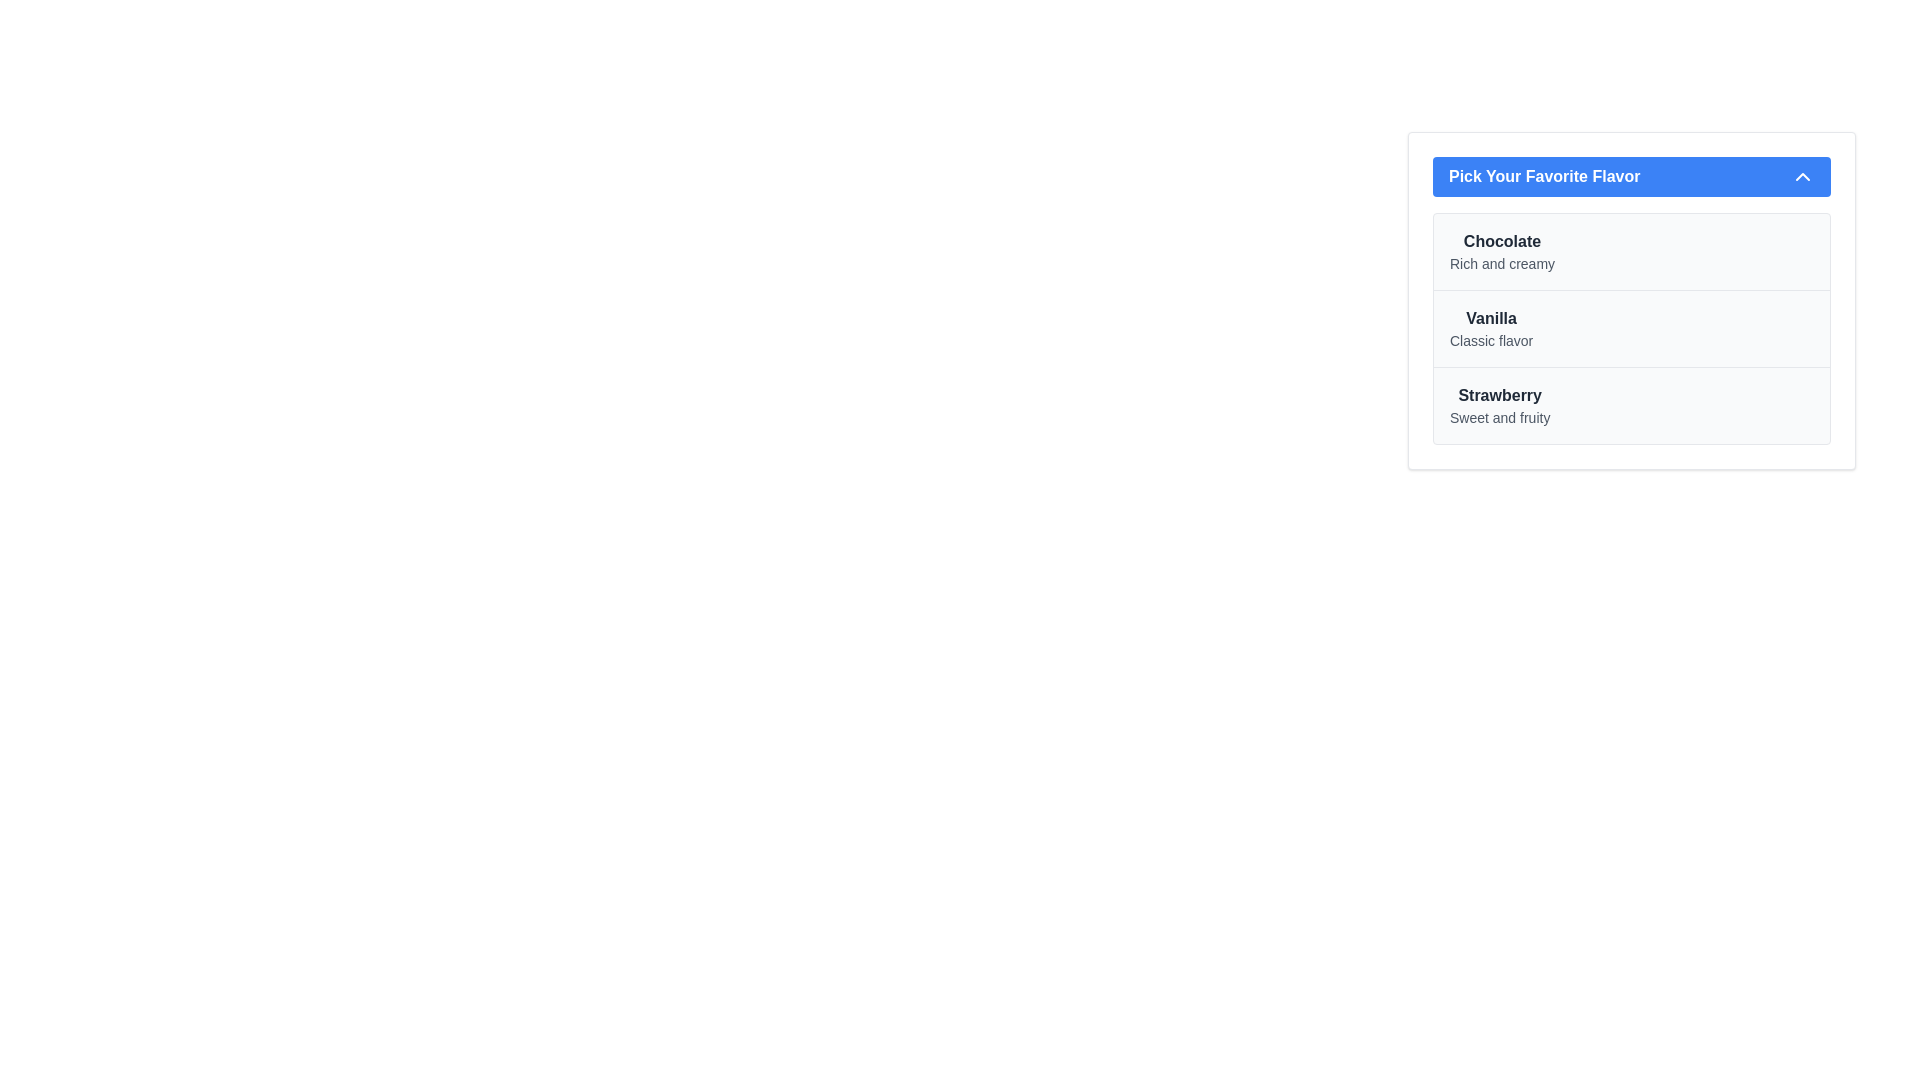  Describe the element at coordinates (1502, 262) in the screenshot. I see `the static text element that provides additional descriptive information about the flavor 'Chocolate', which is located near the top right corner of the interface, underneath the bold text 'Chocolate'` at that location.